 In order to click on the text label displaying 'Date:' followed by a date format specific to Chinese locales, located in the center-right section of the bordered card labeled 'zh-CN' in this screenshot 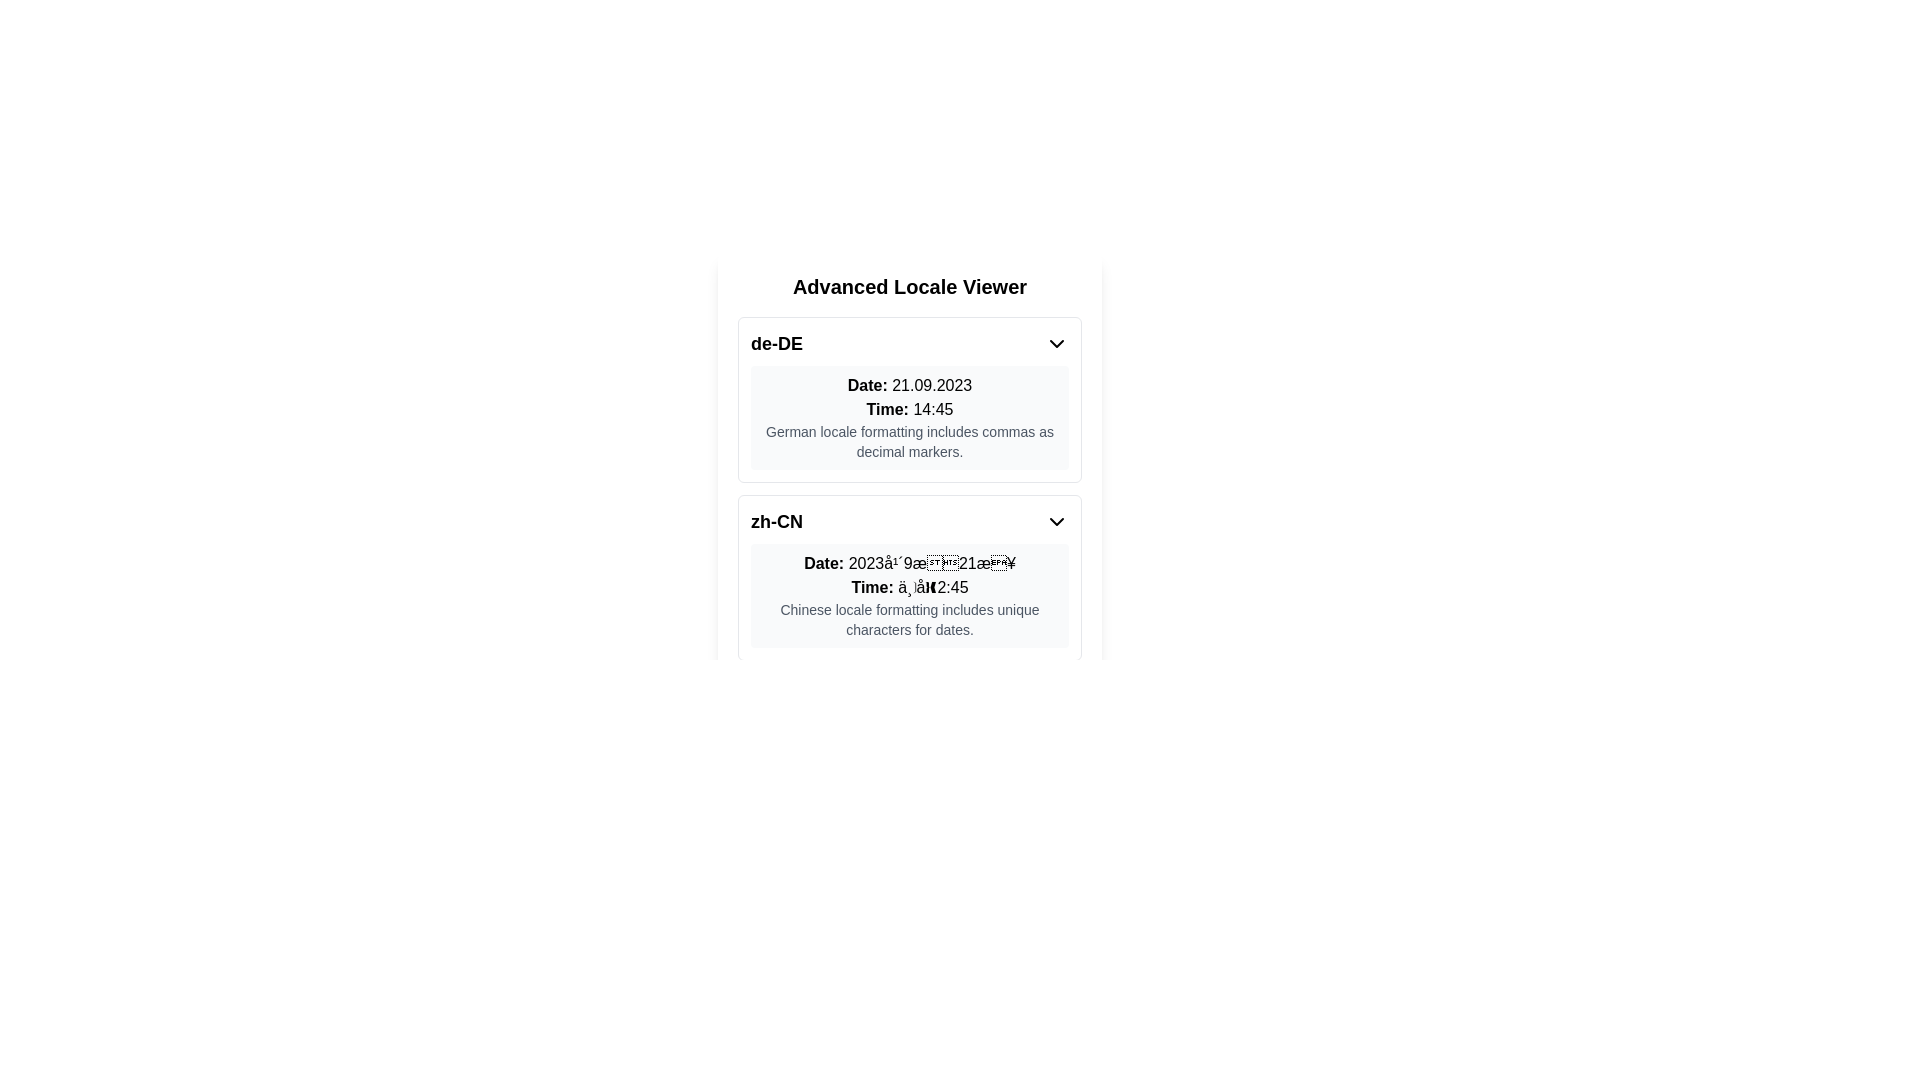, I will do `click(909, 563)`.